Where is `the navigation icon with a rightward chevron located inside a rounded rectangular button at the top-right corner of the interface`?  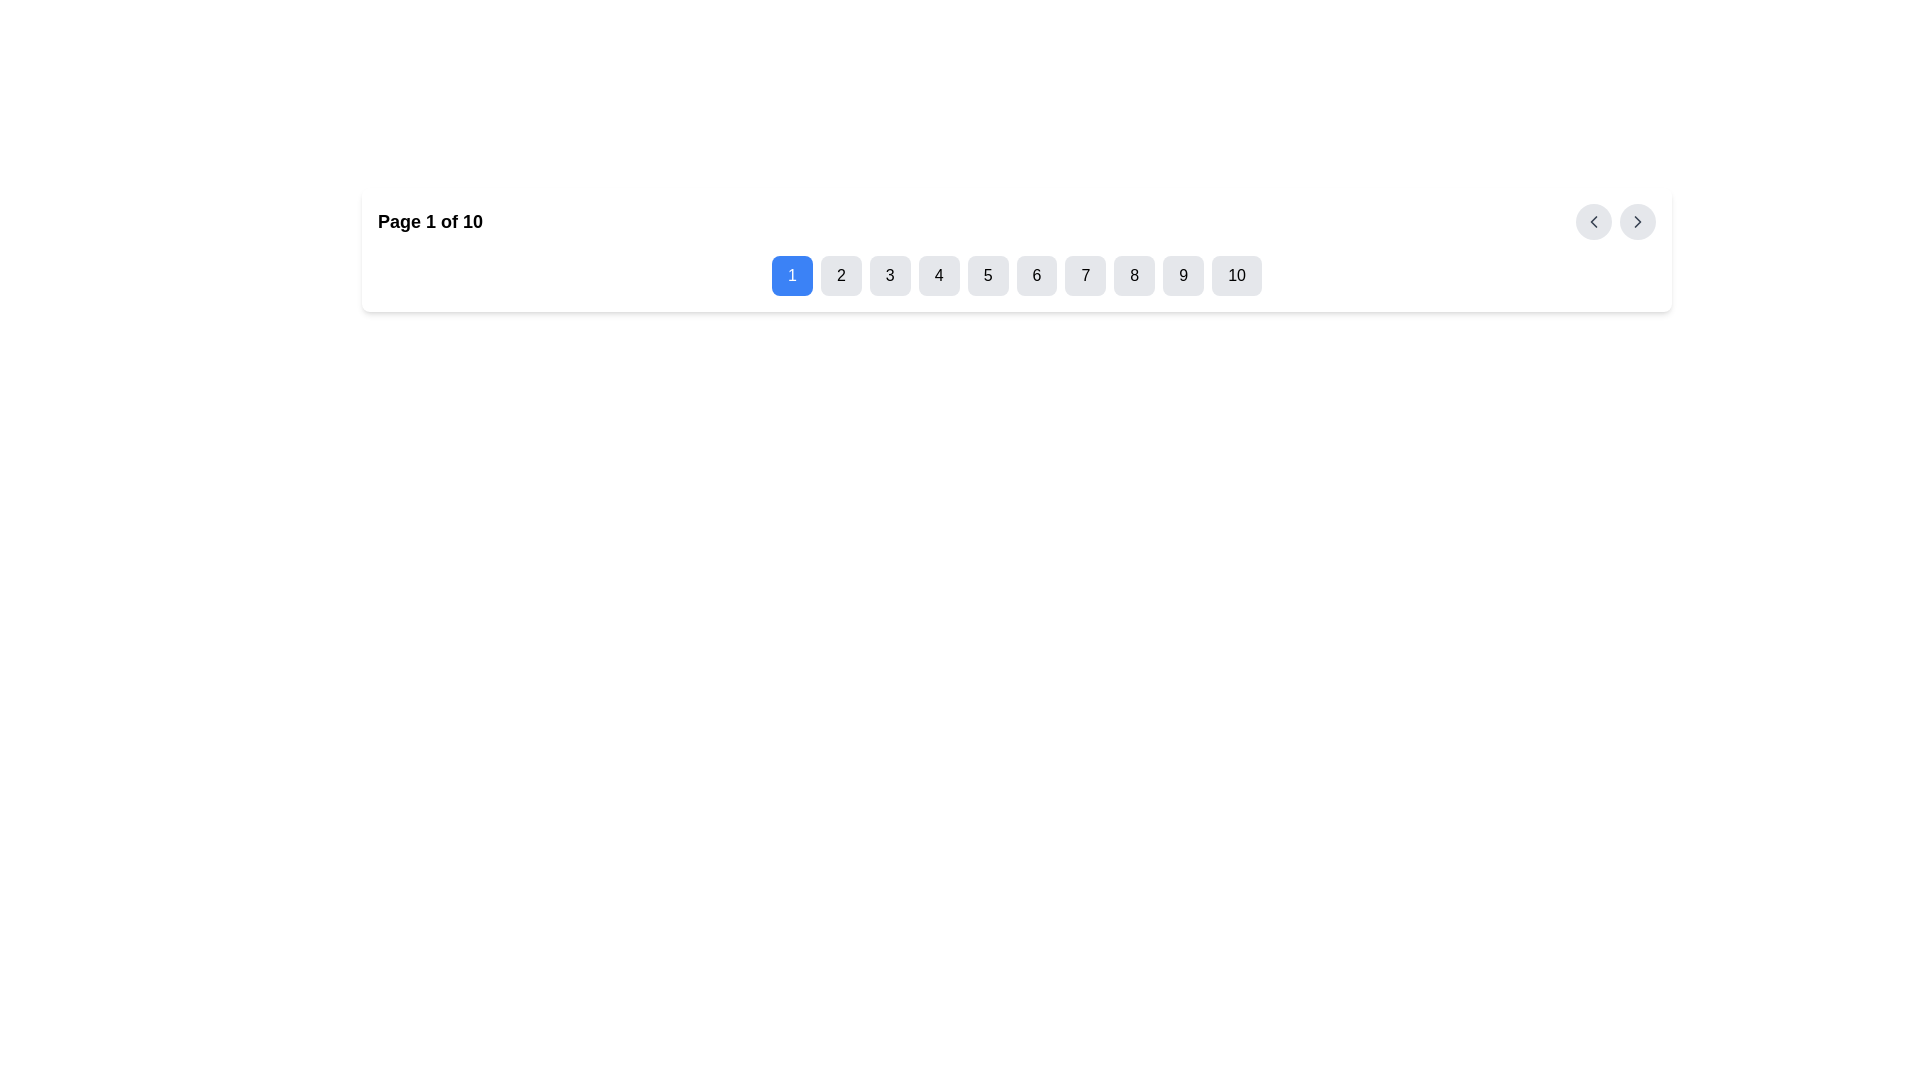
the navigation icon with a rightward chevron located inside a rounded rectangular button at the top-right corner of the interface is located at coordinates (1637, 222).